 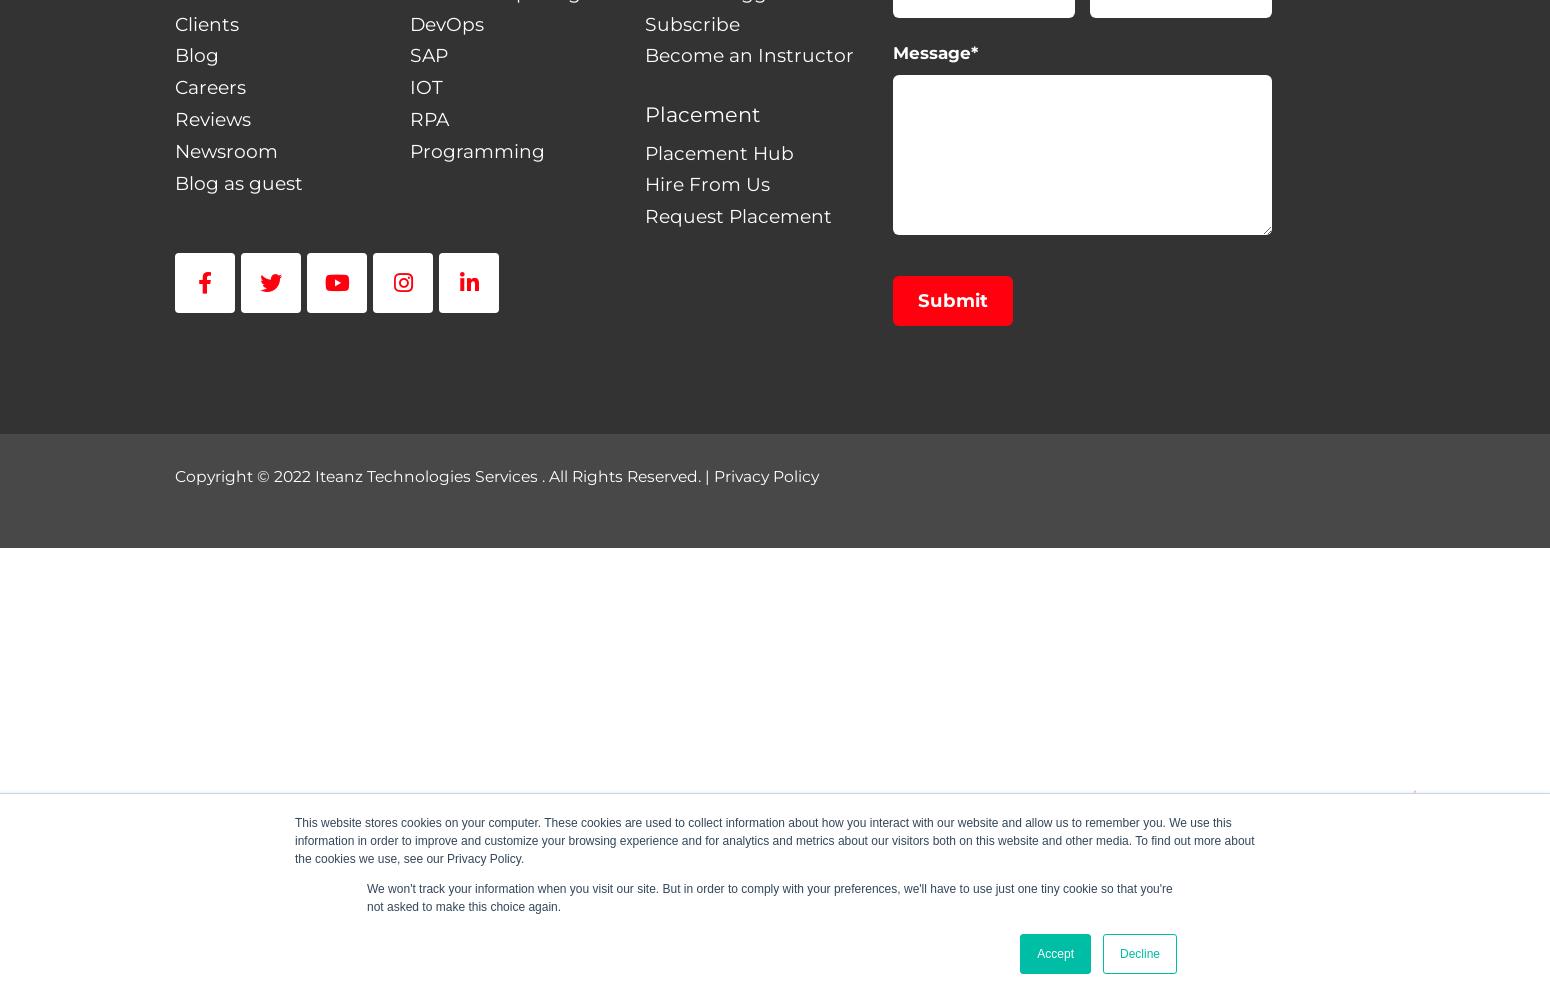 I want to click on 'Copyright © 2022 Iteanz Technologies Services . All Rights Reserved. |', so click(x=444, y=474).